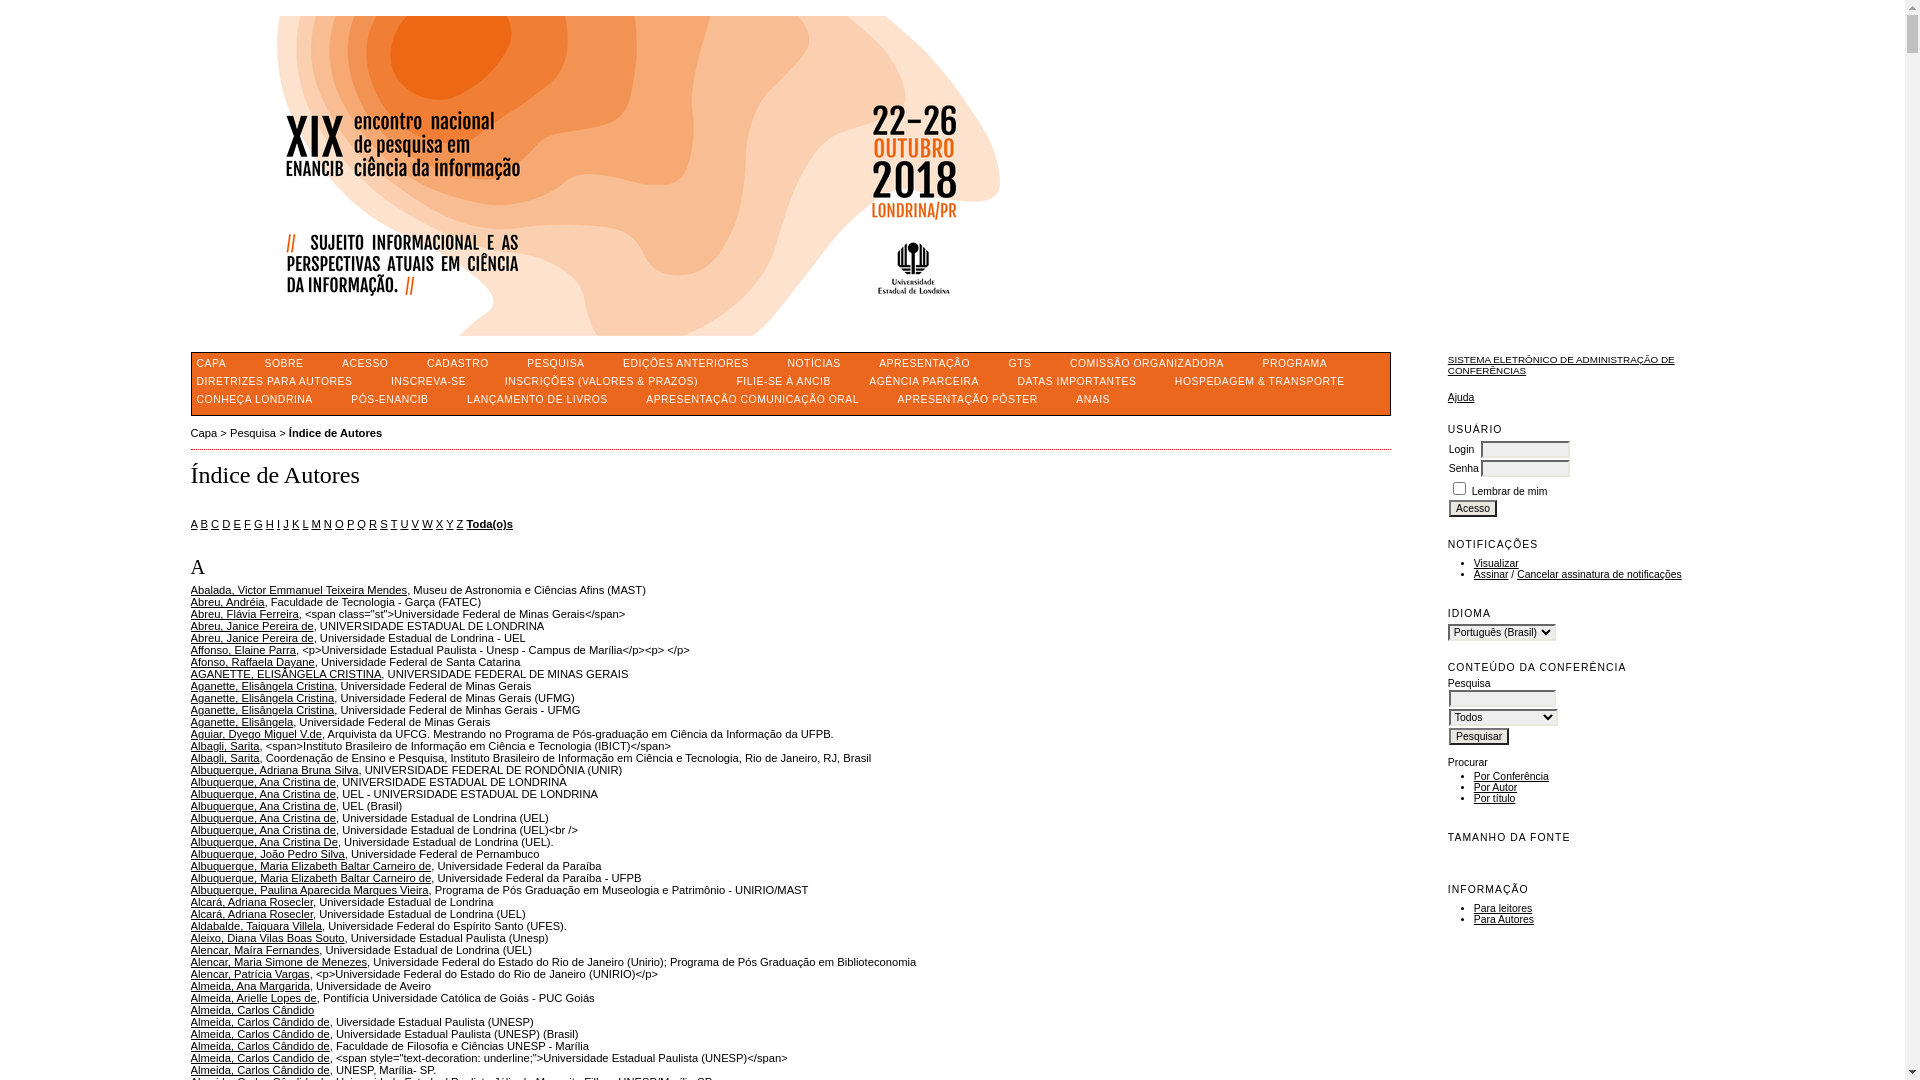  I want to click on 'Visualizar', so click(1473, 563).